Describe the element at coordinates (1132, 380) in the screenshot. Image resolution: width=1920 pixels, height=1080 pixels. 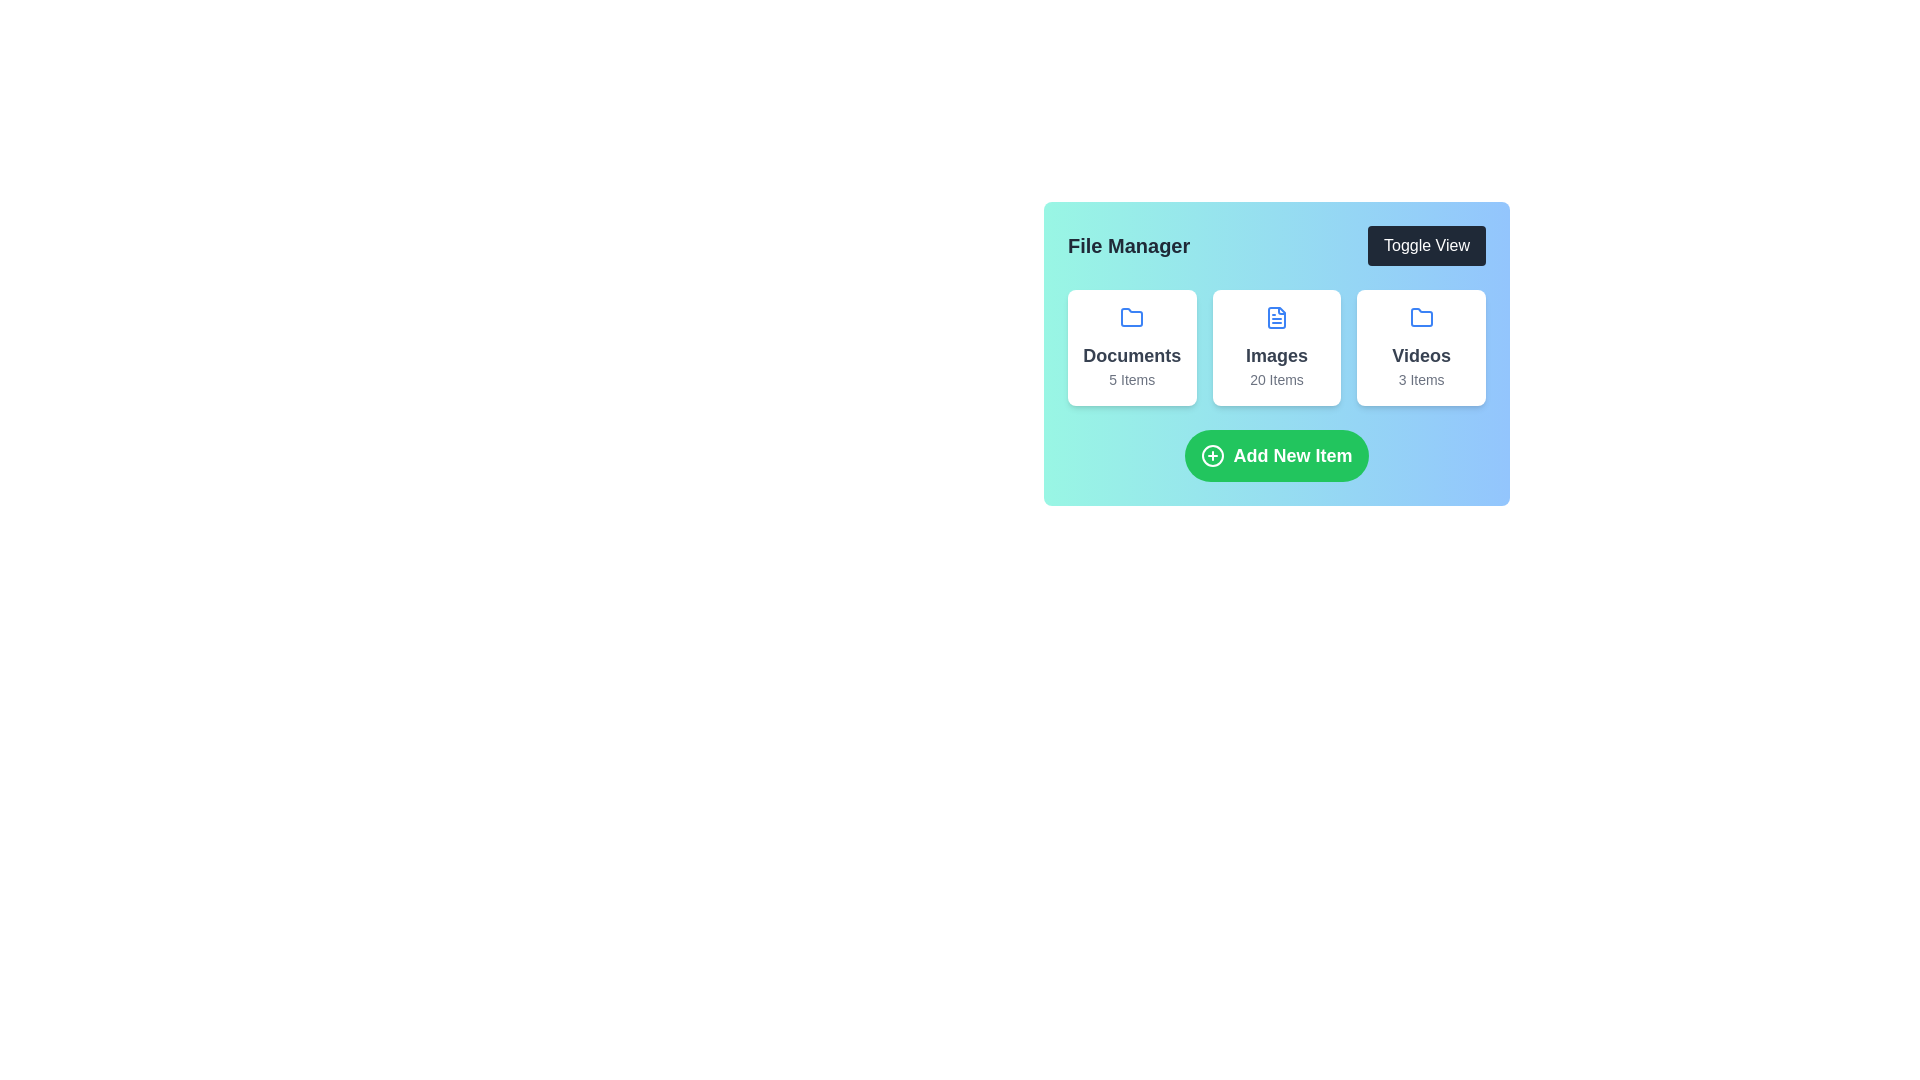
I see `the label displaying '5 Items', which is located below the 'Documents' label in a card-like structure` at that location.